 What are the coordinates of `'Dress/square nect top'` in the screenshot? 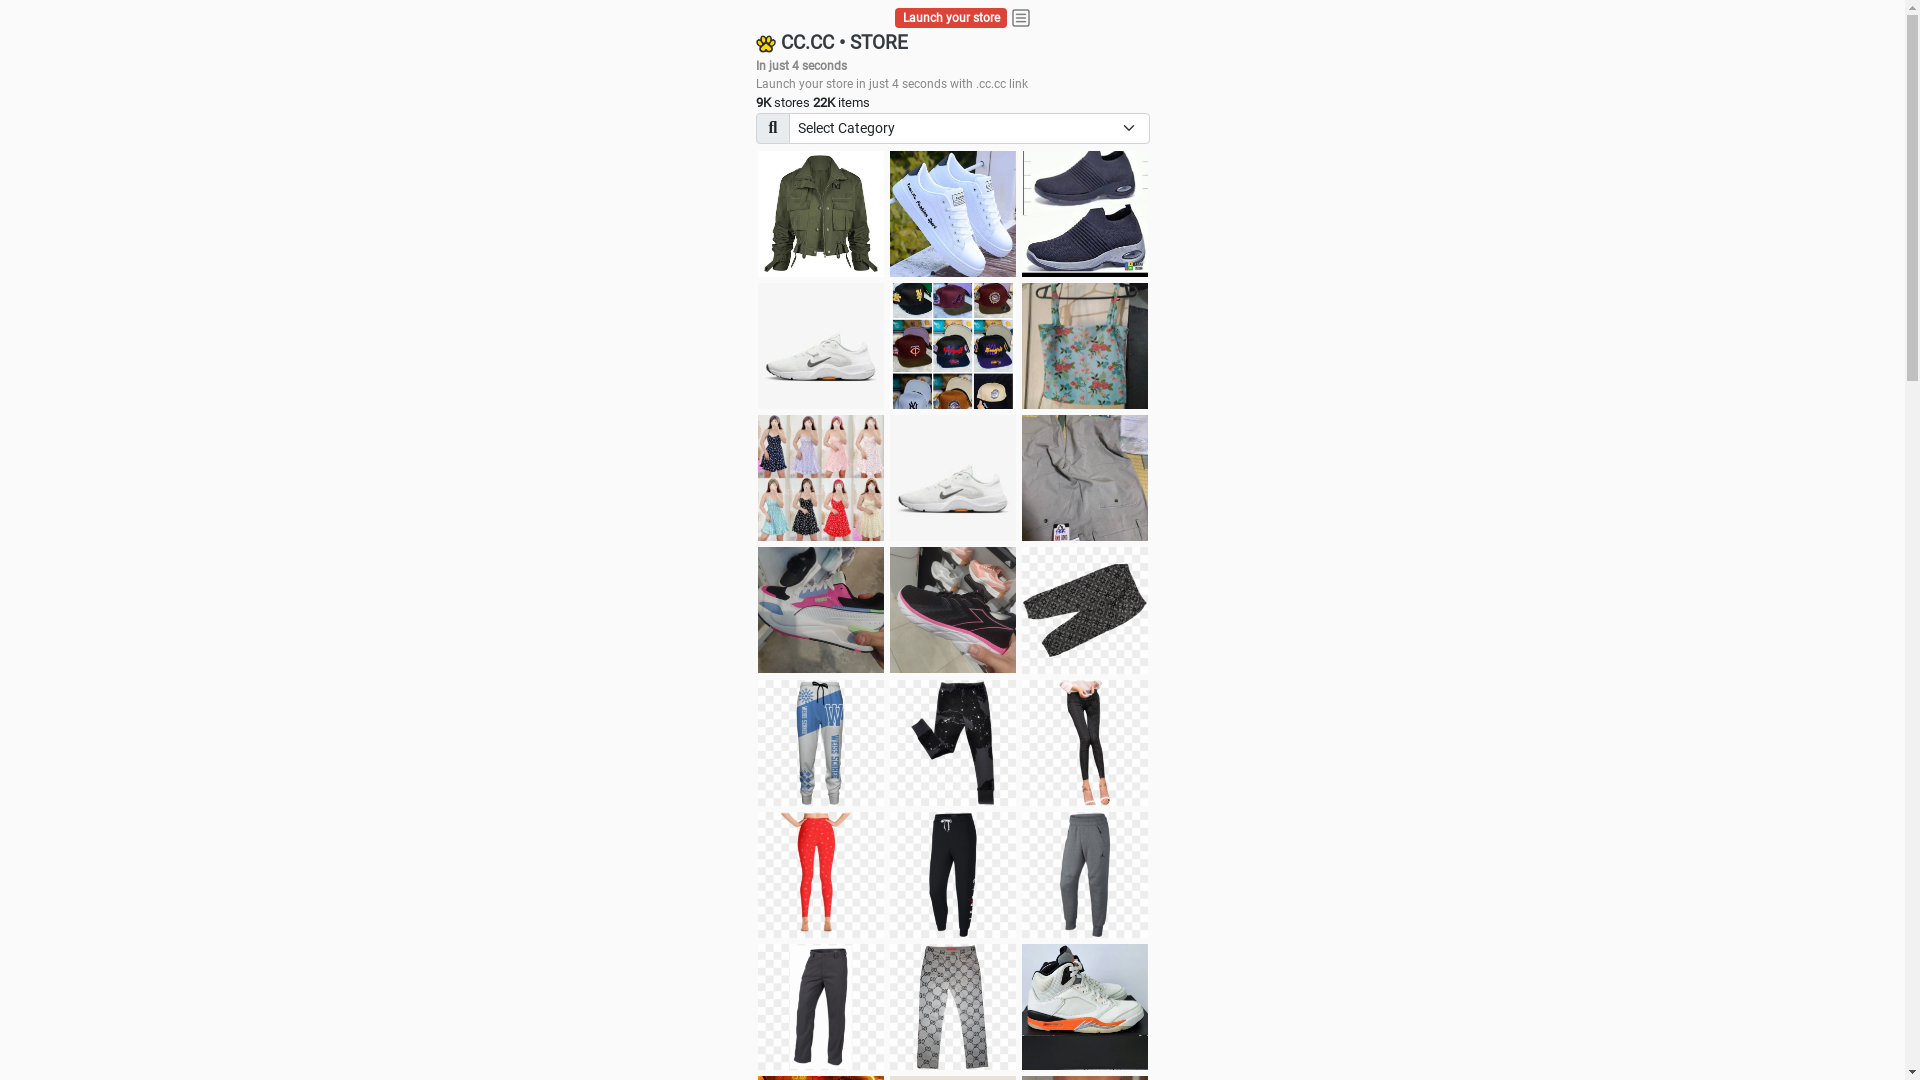 It's located at (820, 478).